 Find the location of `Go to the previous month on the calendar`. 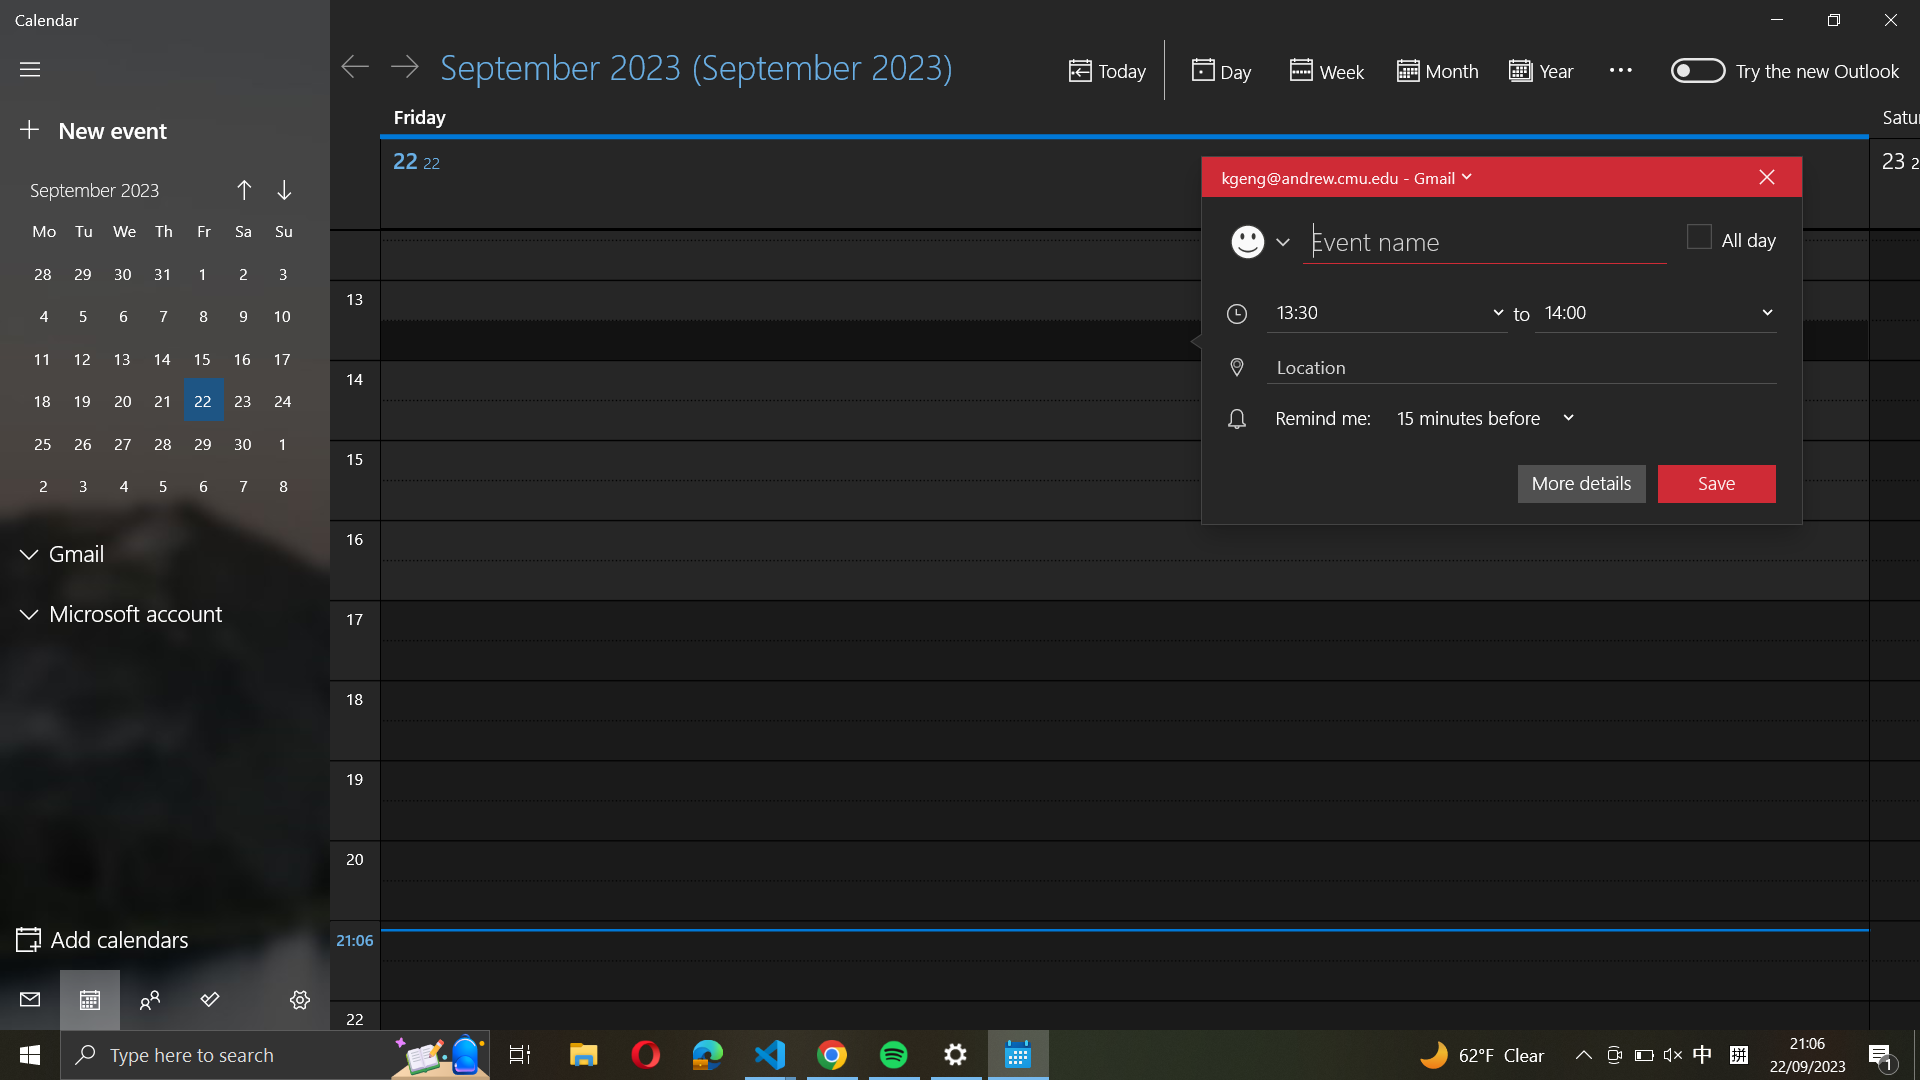

Go to the previous month on the calendar is located at coordinates (243, 192).